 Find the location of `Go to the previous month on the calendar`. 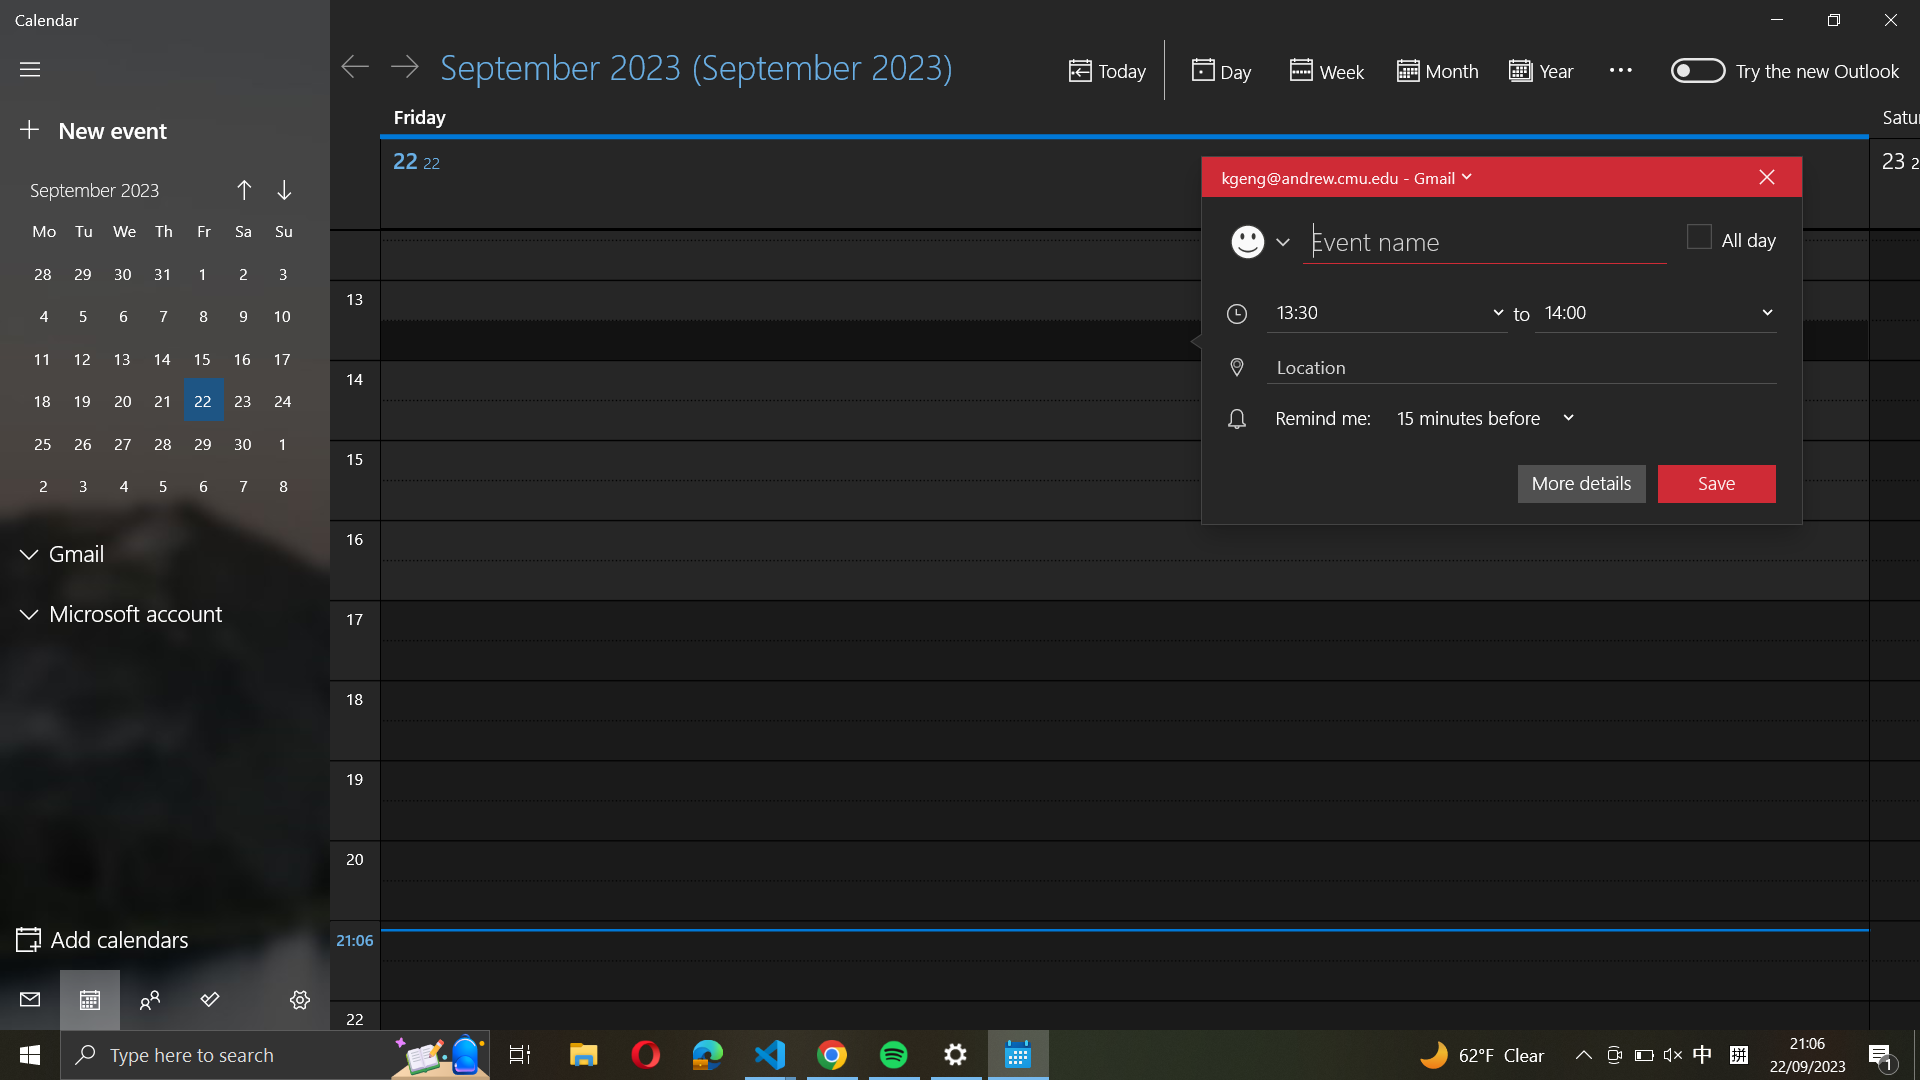

Go to the previous month on the calendar is located at coordinates (243, 192).